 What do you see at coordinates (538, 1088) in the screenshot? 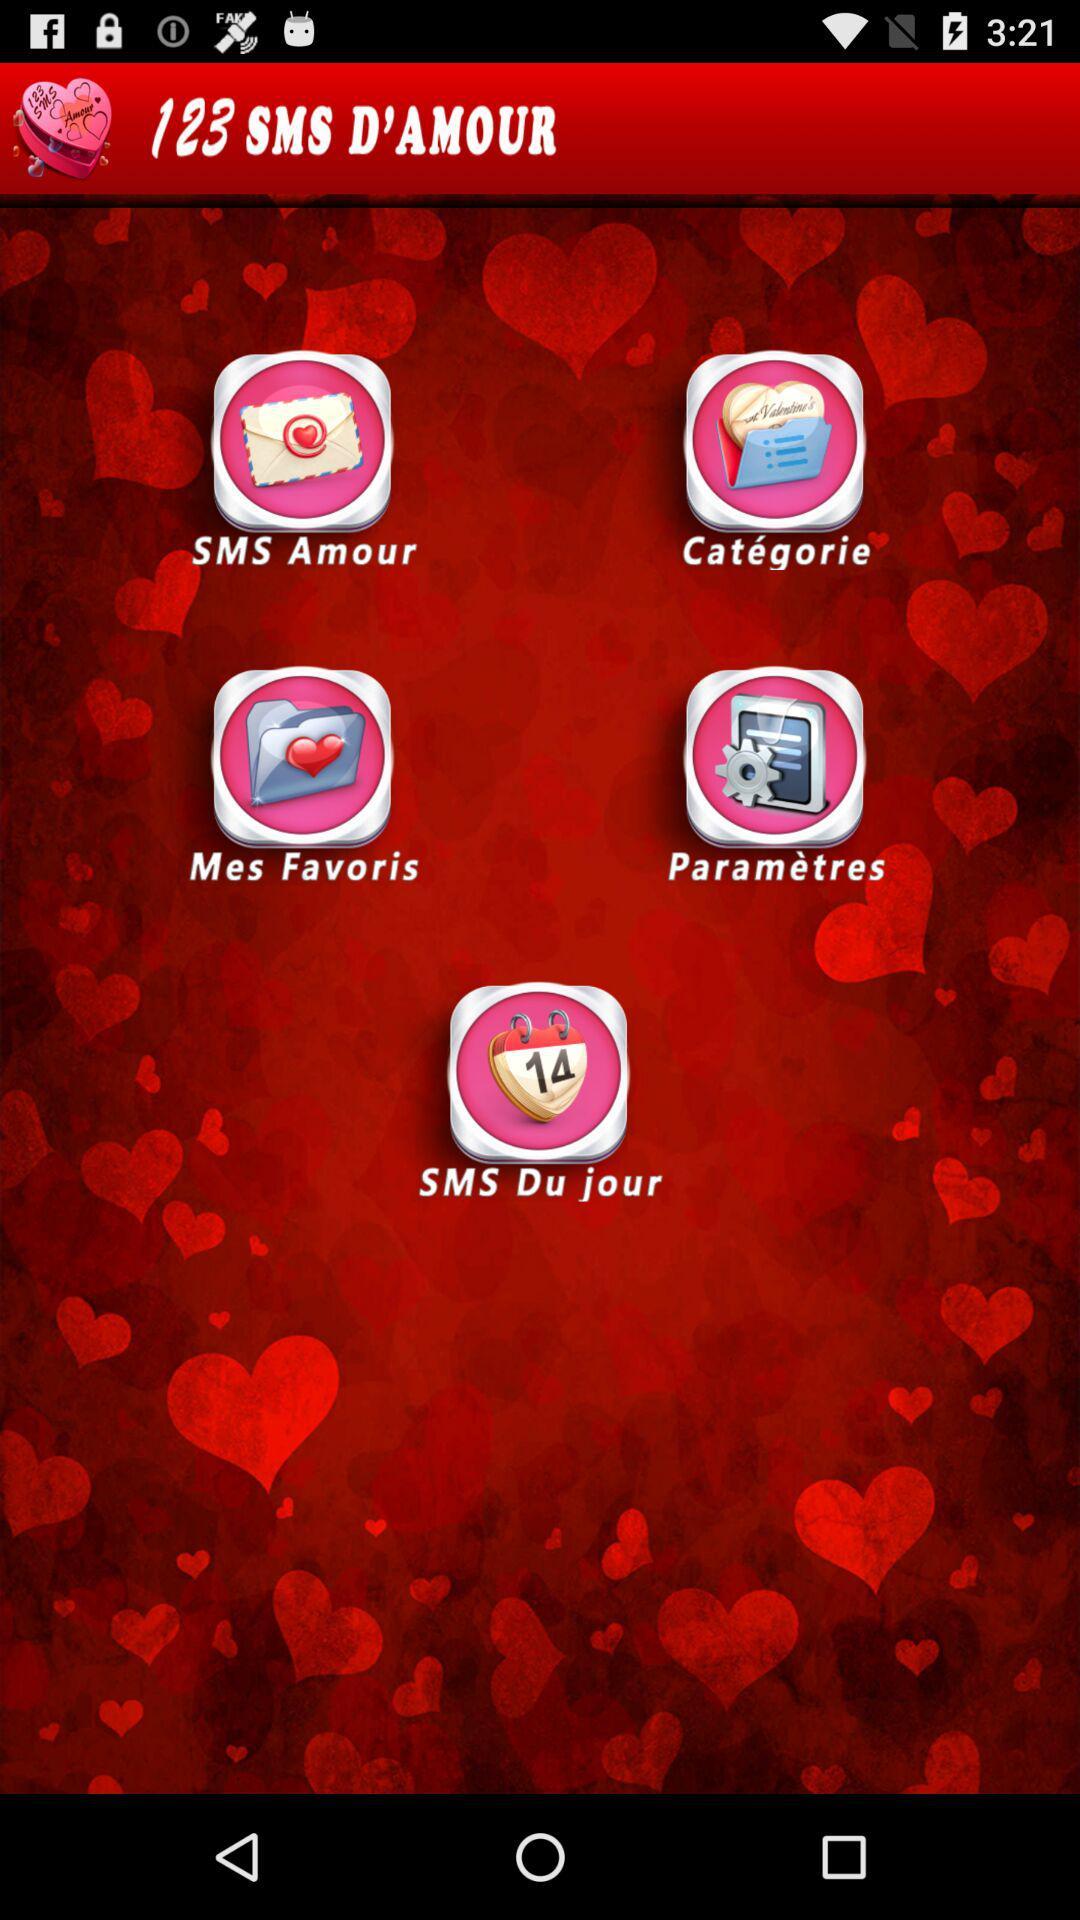
I see `sms du jour` at bounding box center [538, 1088].